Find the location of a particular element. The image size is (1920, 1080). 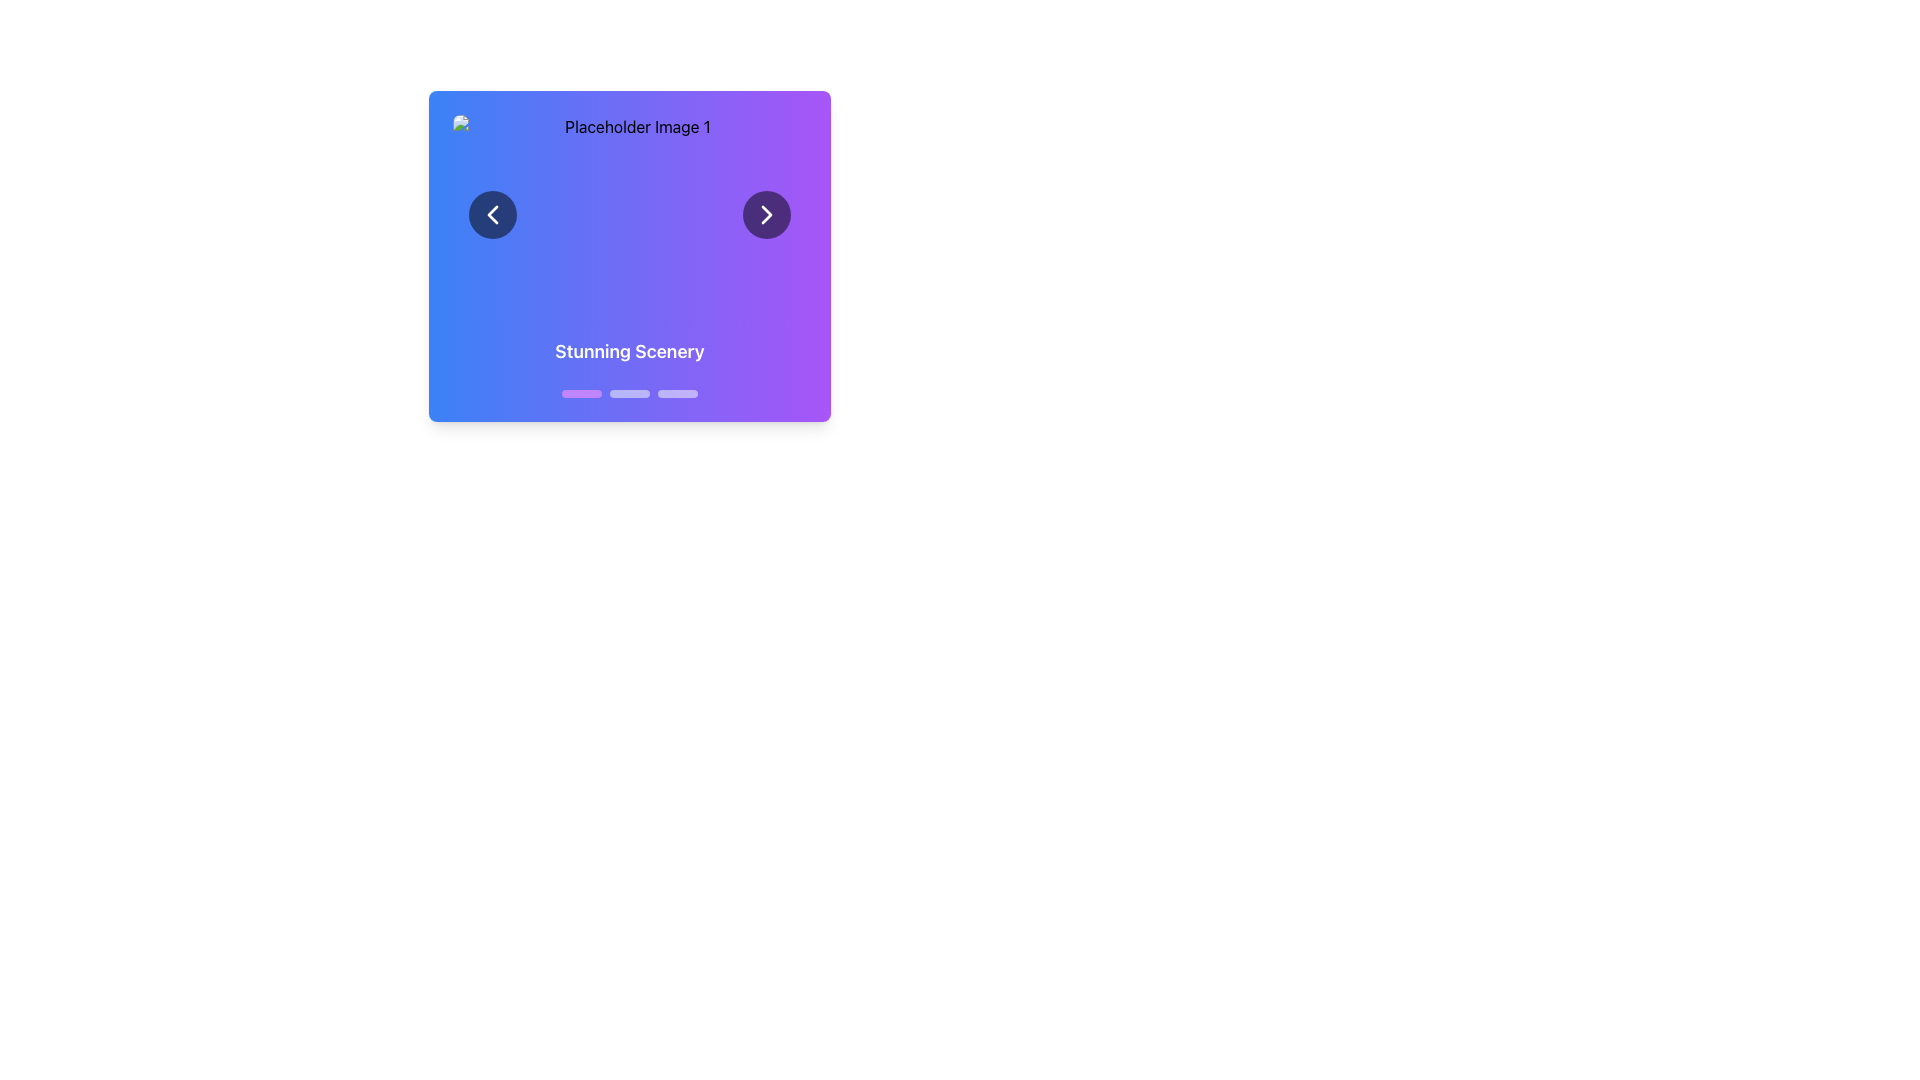

the third dot indicator button, which is a white, semi-transparent, rounded rectangular button is located at coordinates (677, 393).